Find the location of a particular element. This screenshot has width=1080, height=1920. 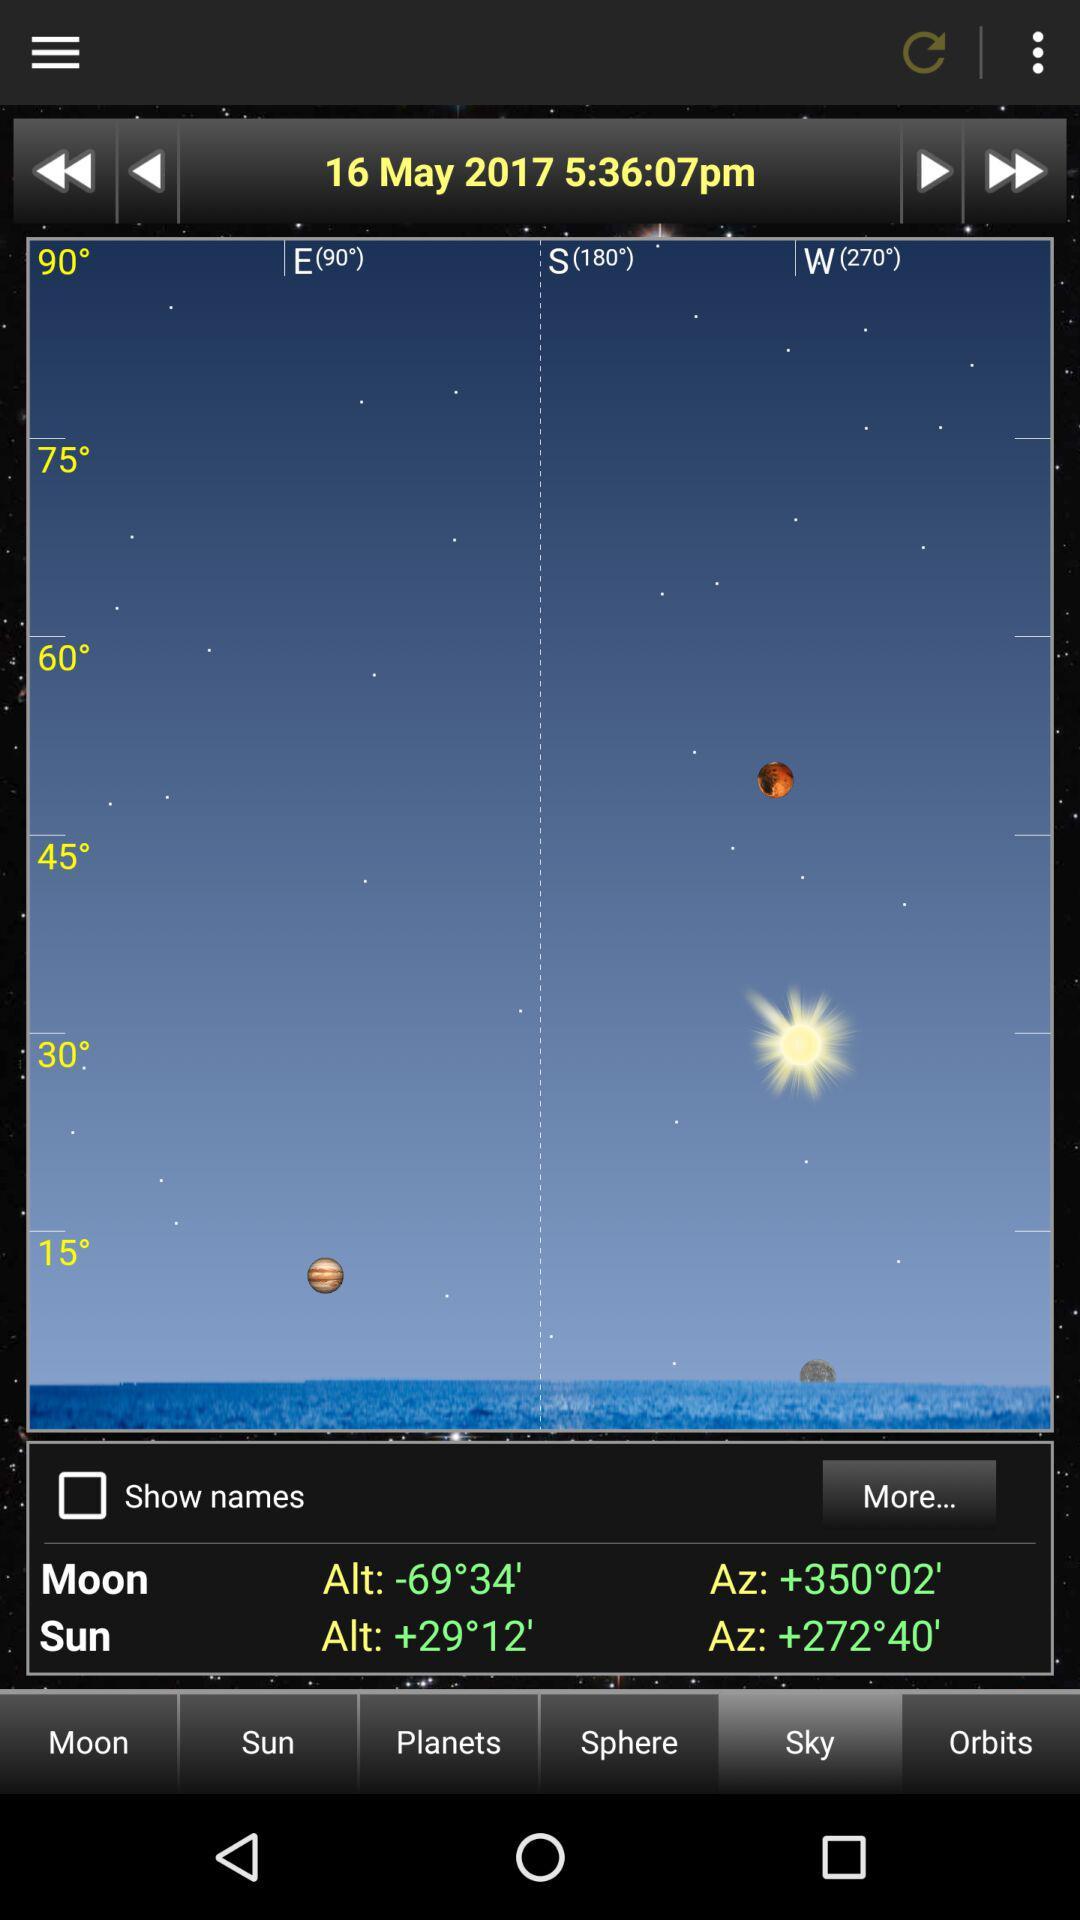

open more actions is located at coordinates (1036, 52).